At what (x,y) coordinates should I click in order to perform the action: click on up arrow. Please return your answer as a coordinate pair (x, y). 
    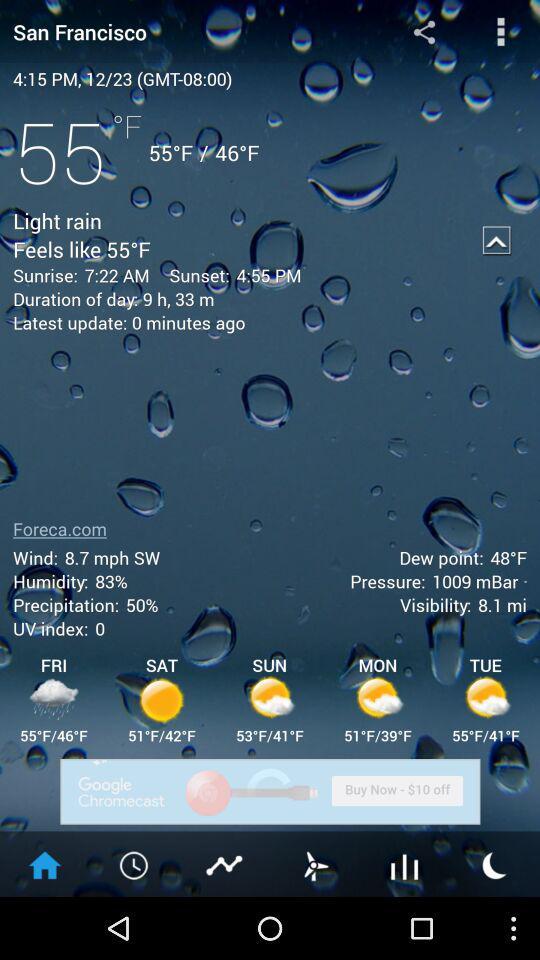
    Looking at the image, I should click on (496, 240).